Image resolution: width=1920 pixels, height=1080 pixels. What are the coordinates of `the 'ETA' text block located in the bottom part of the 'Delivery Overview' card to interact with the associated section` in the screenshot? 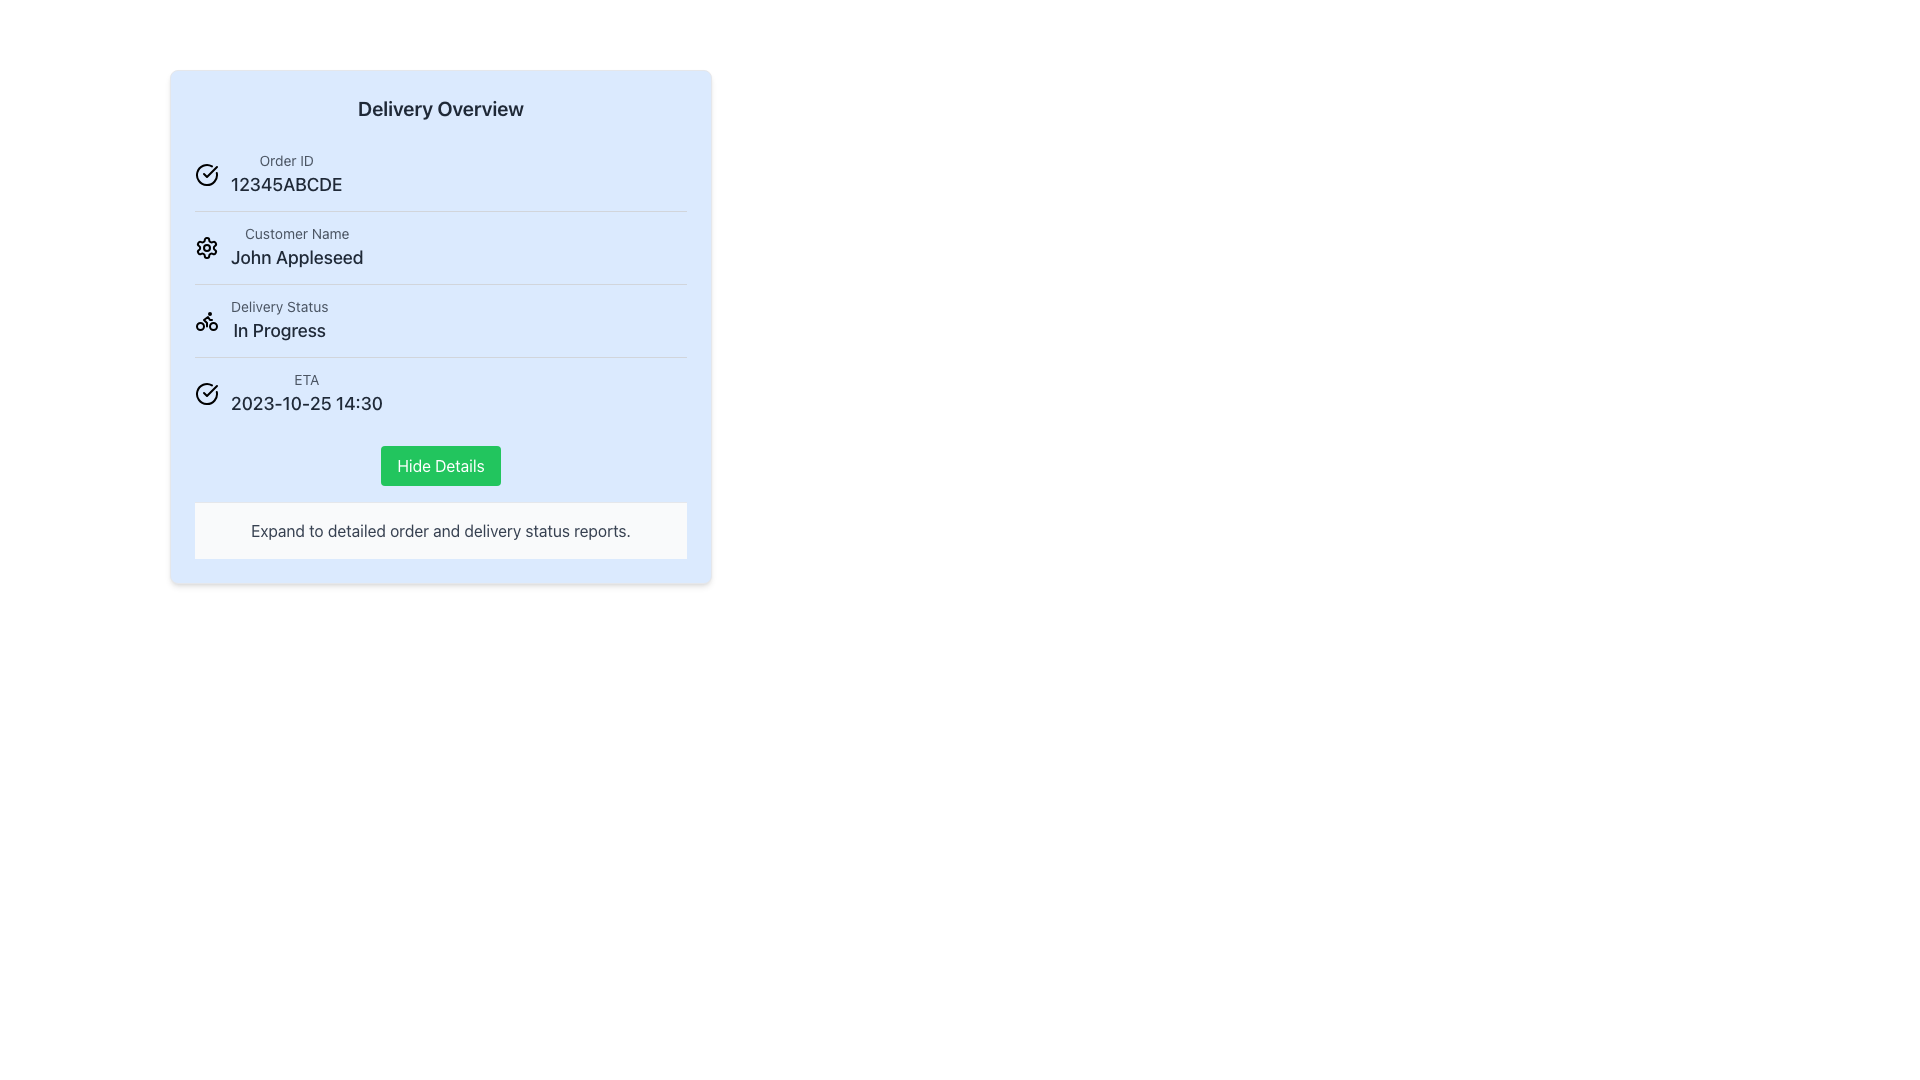 It's located at (306, 393).